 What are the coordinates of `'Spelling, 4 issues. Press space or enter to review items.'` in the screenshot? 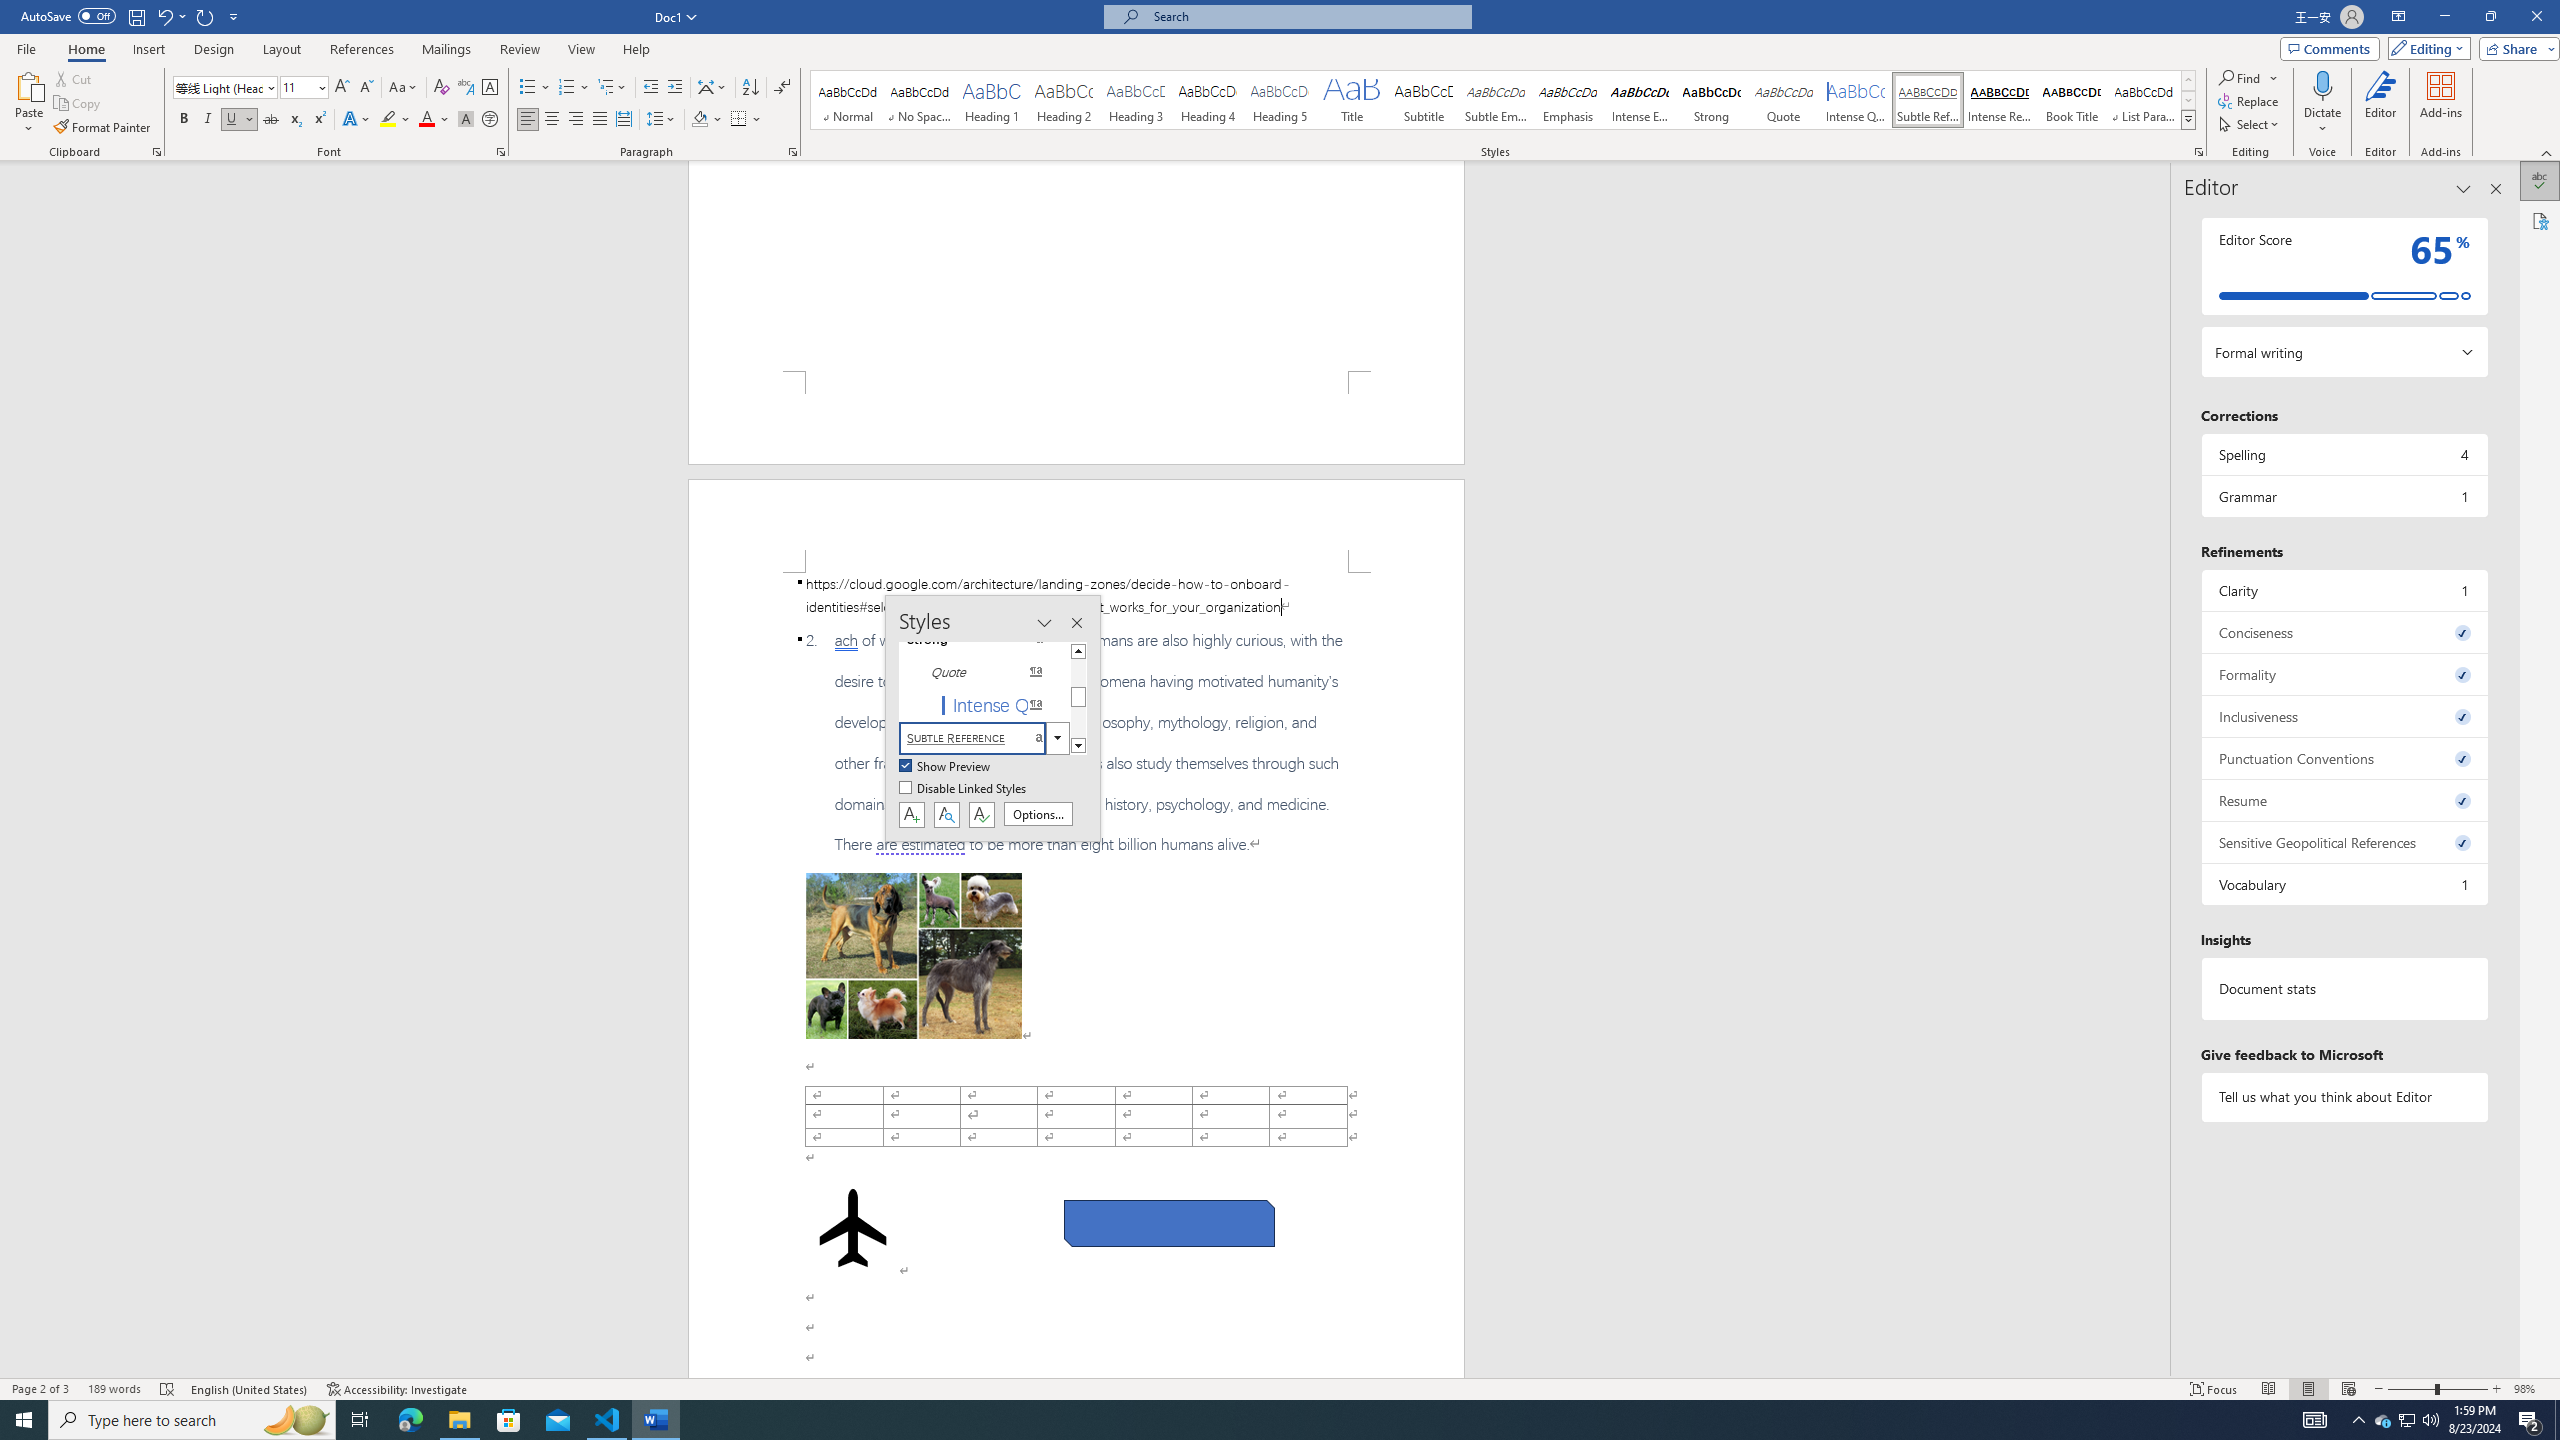 It's located at (2343, 453).